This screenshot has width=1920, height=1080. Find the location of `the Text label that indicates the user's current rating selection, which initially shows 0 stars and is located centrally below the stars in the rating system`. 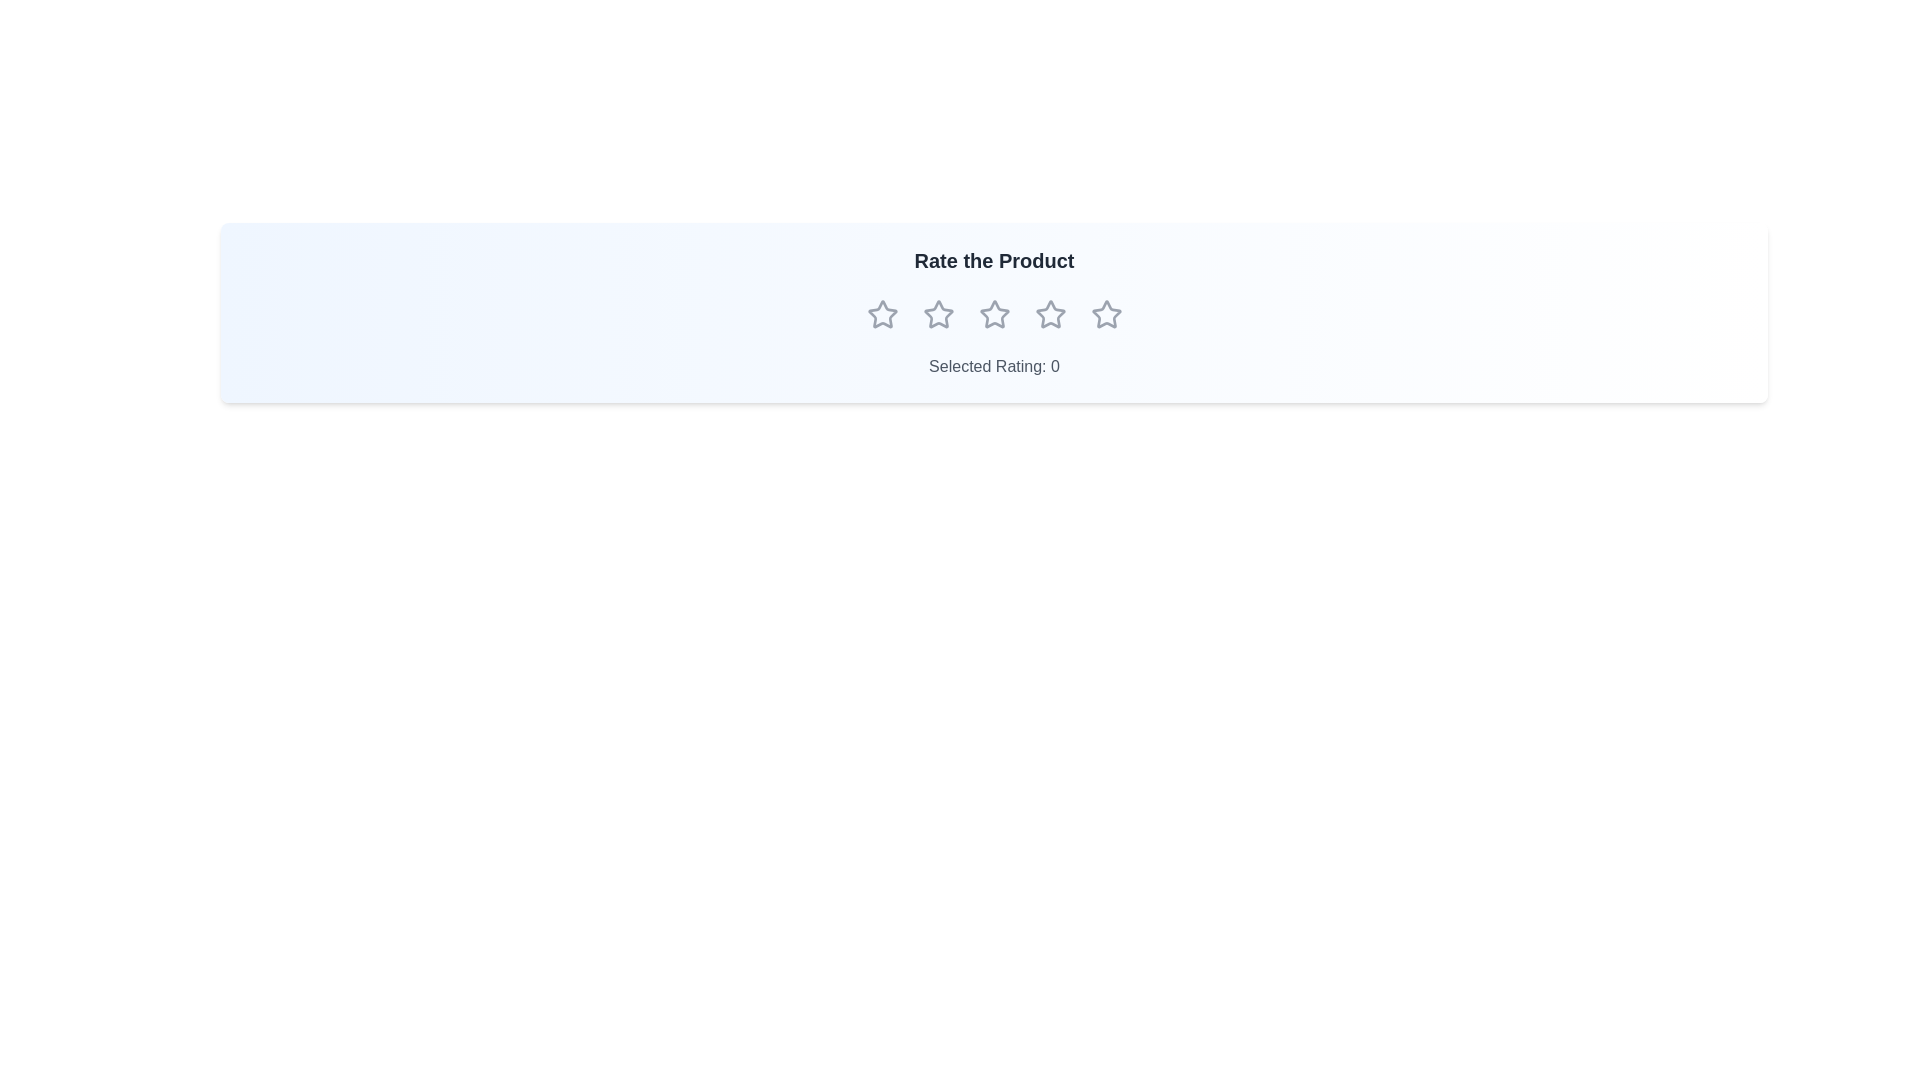

the Text label that indicates the user's current rating selection, which initially shows 0 stars and is located centrally below the stars in the rating system is located at coordinates (994, 366).